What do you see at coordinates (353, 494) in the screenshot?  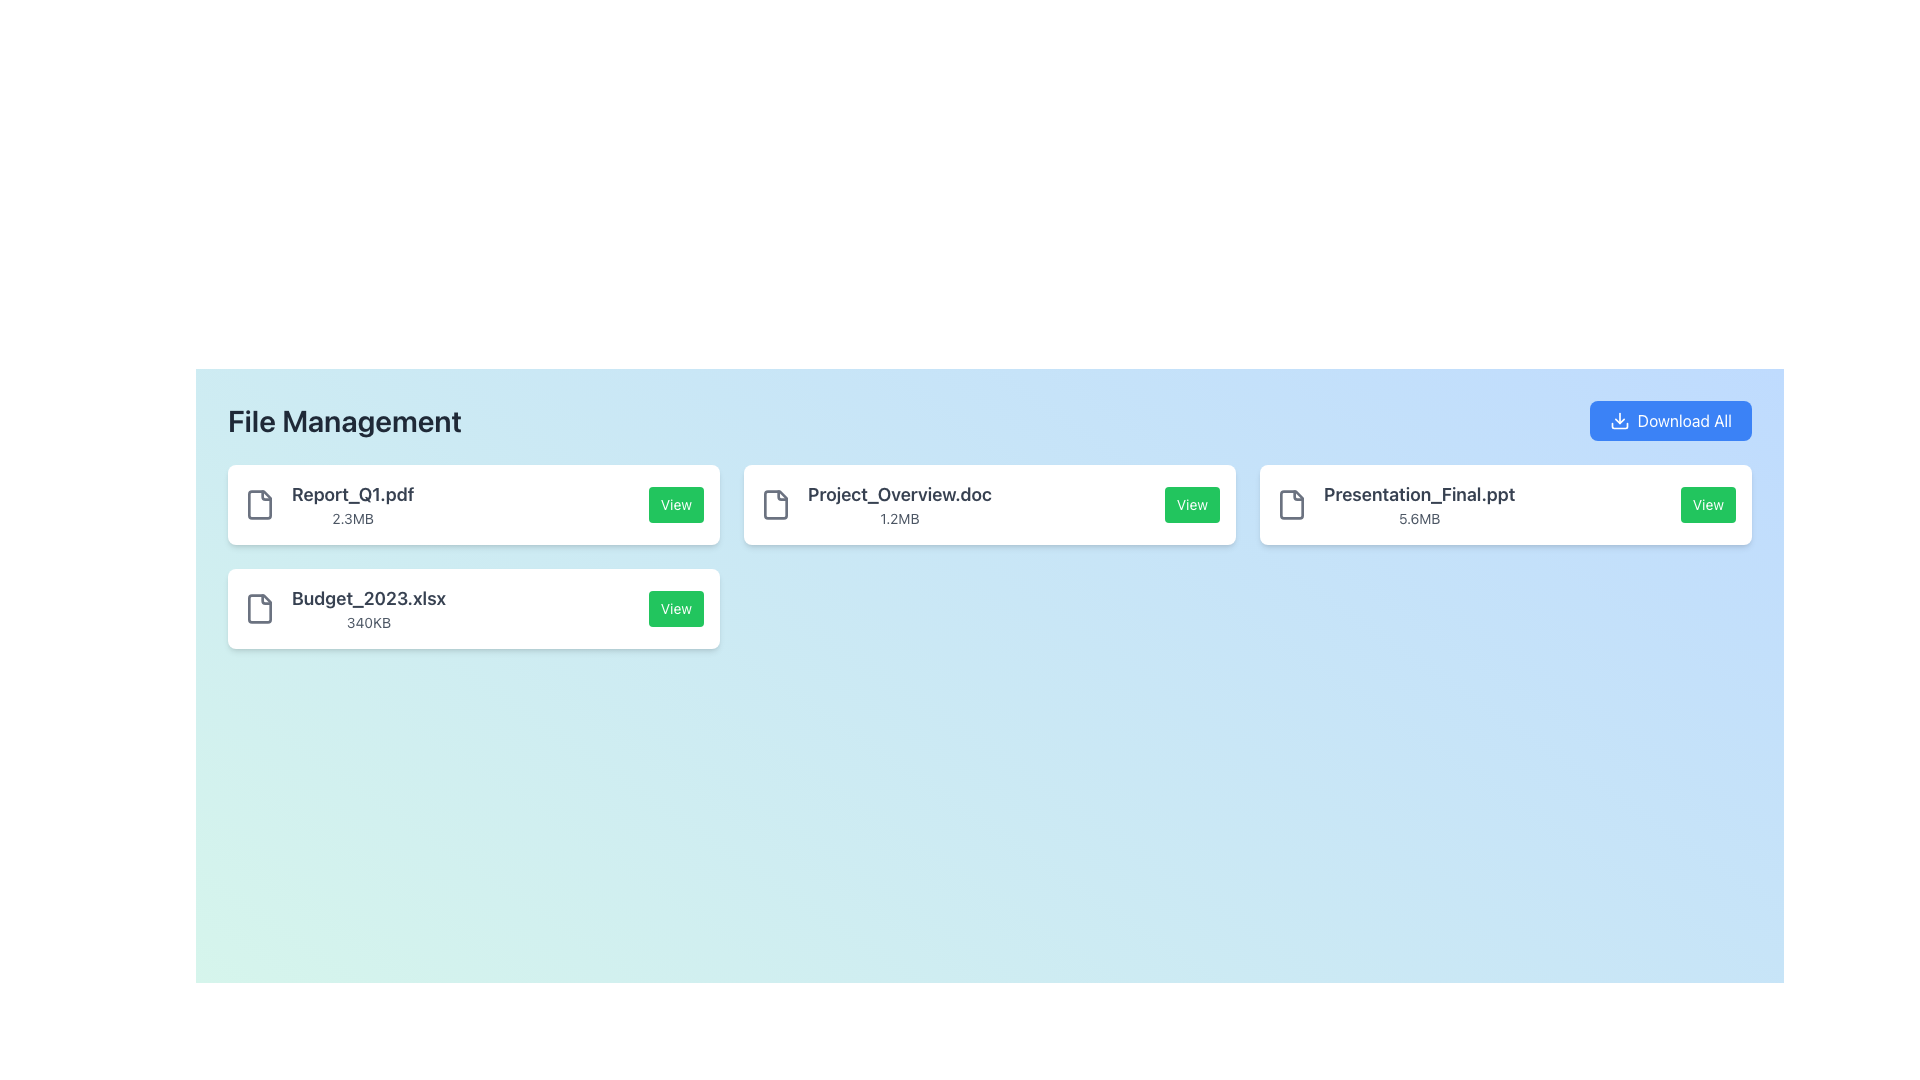 I see `the text label displaying 'Report_Q1.pdf', which is the primary title of the first file card in the top-left of the grid layout` at bounding box center [353, 494].